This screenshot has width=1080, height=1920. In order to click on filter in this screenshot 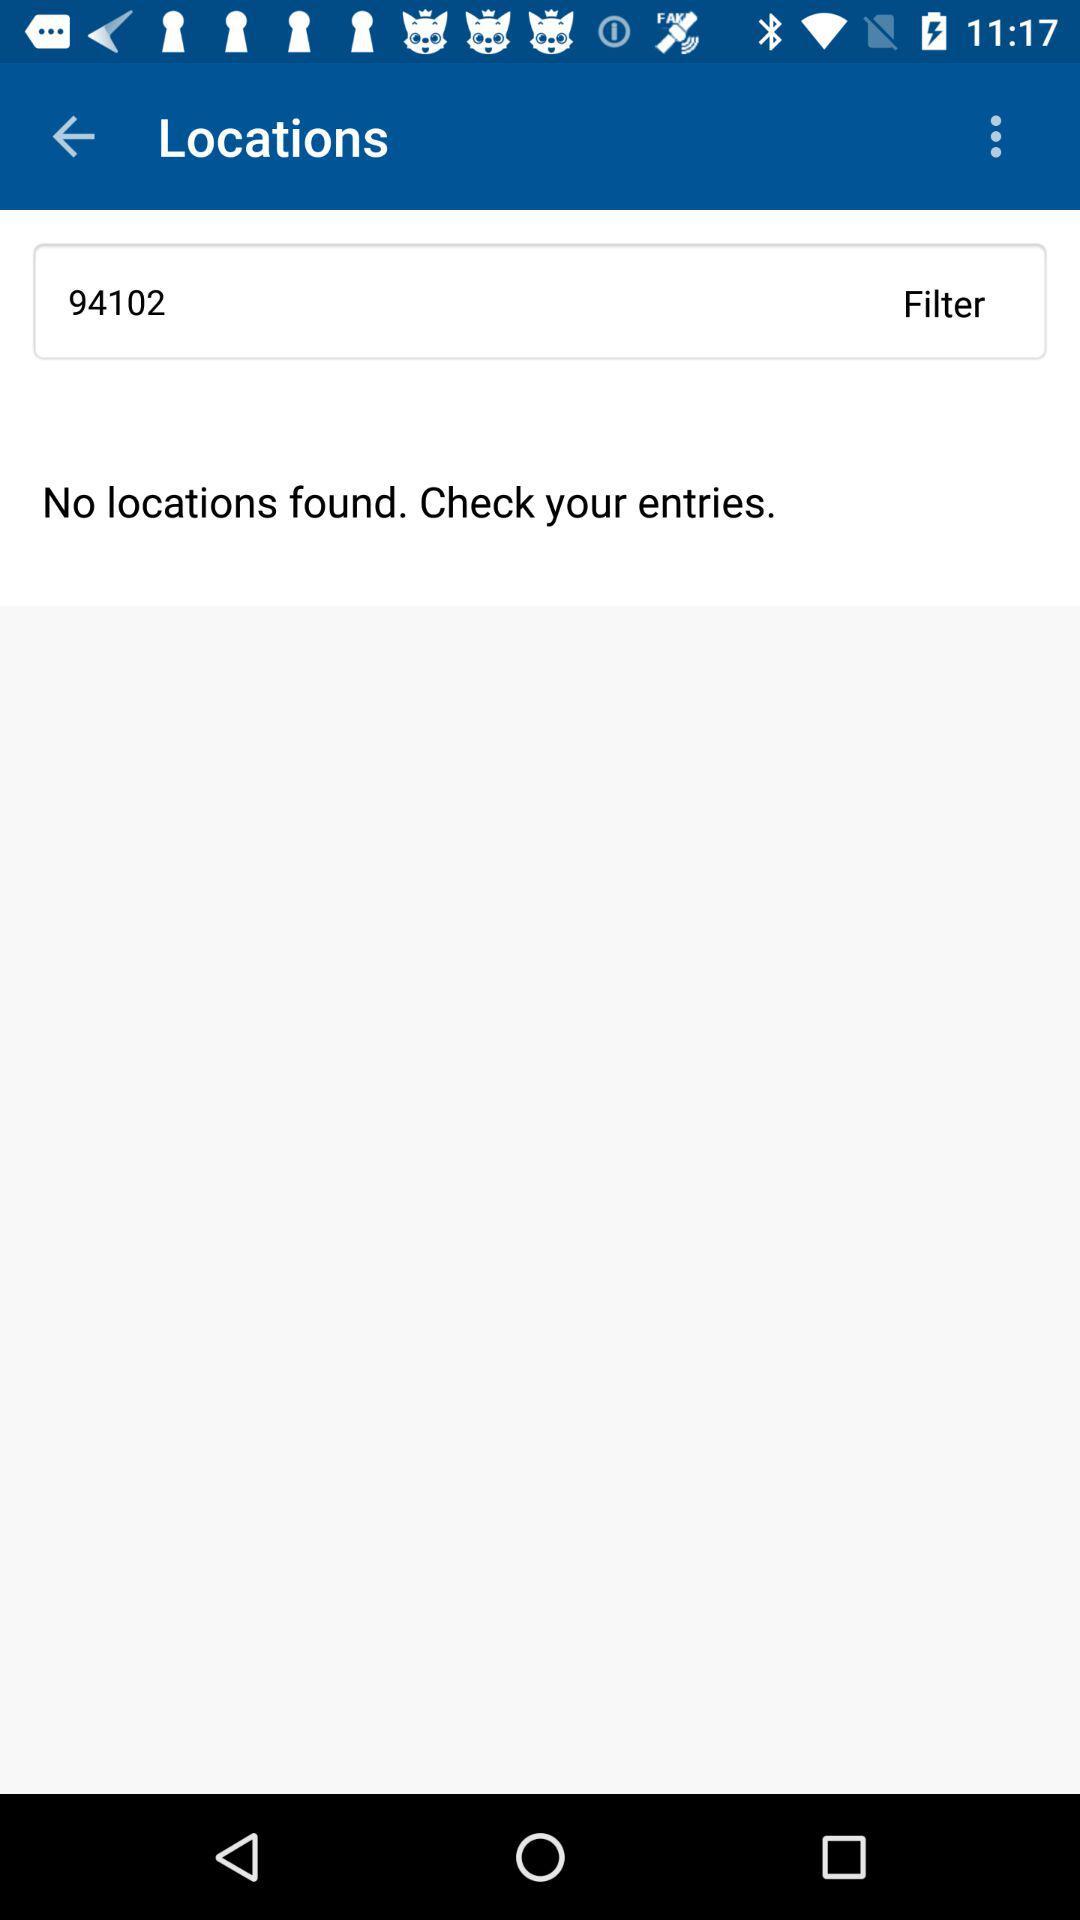, I will do `click(944, 301)`.